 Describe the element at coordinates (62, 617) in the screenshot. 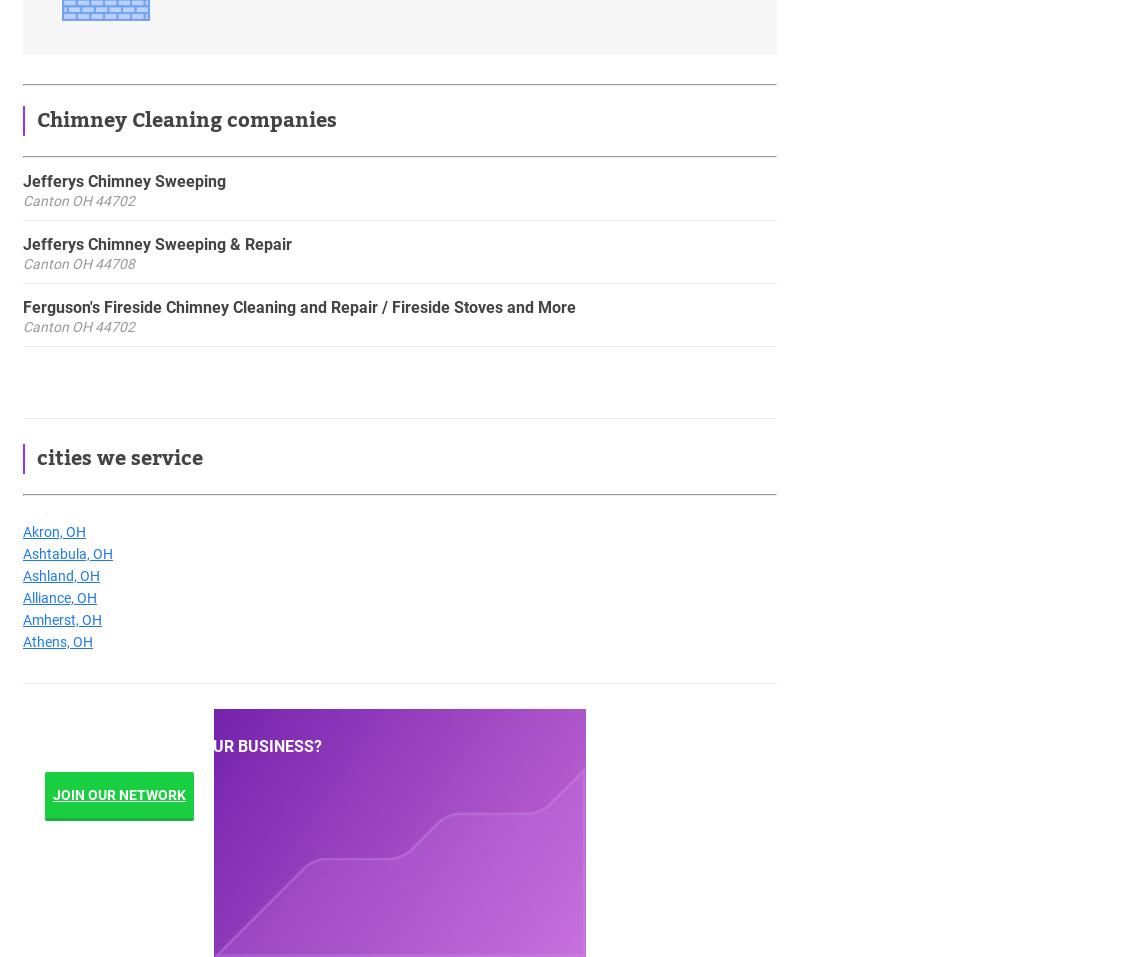

I see `'Amherst, OH'` at that location.